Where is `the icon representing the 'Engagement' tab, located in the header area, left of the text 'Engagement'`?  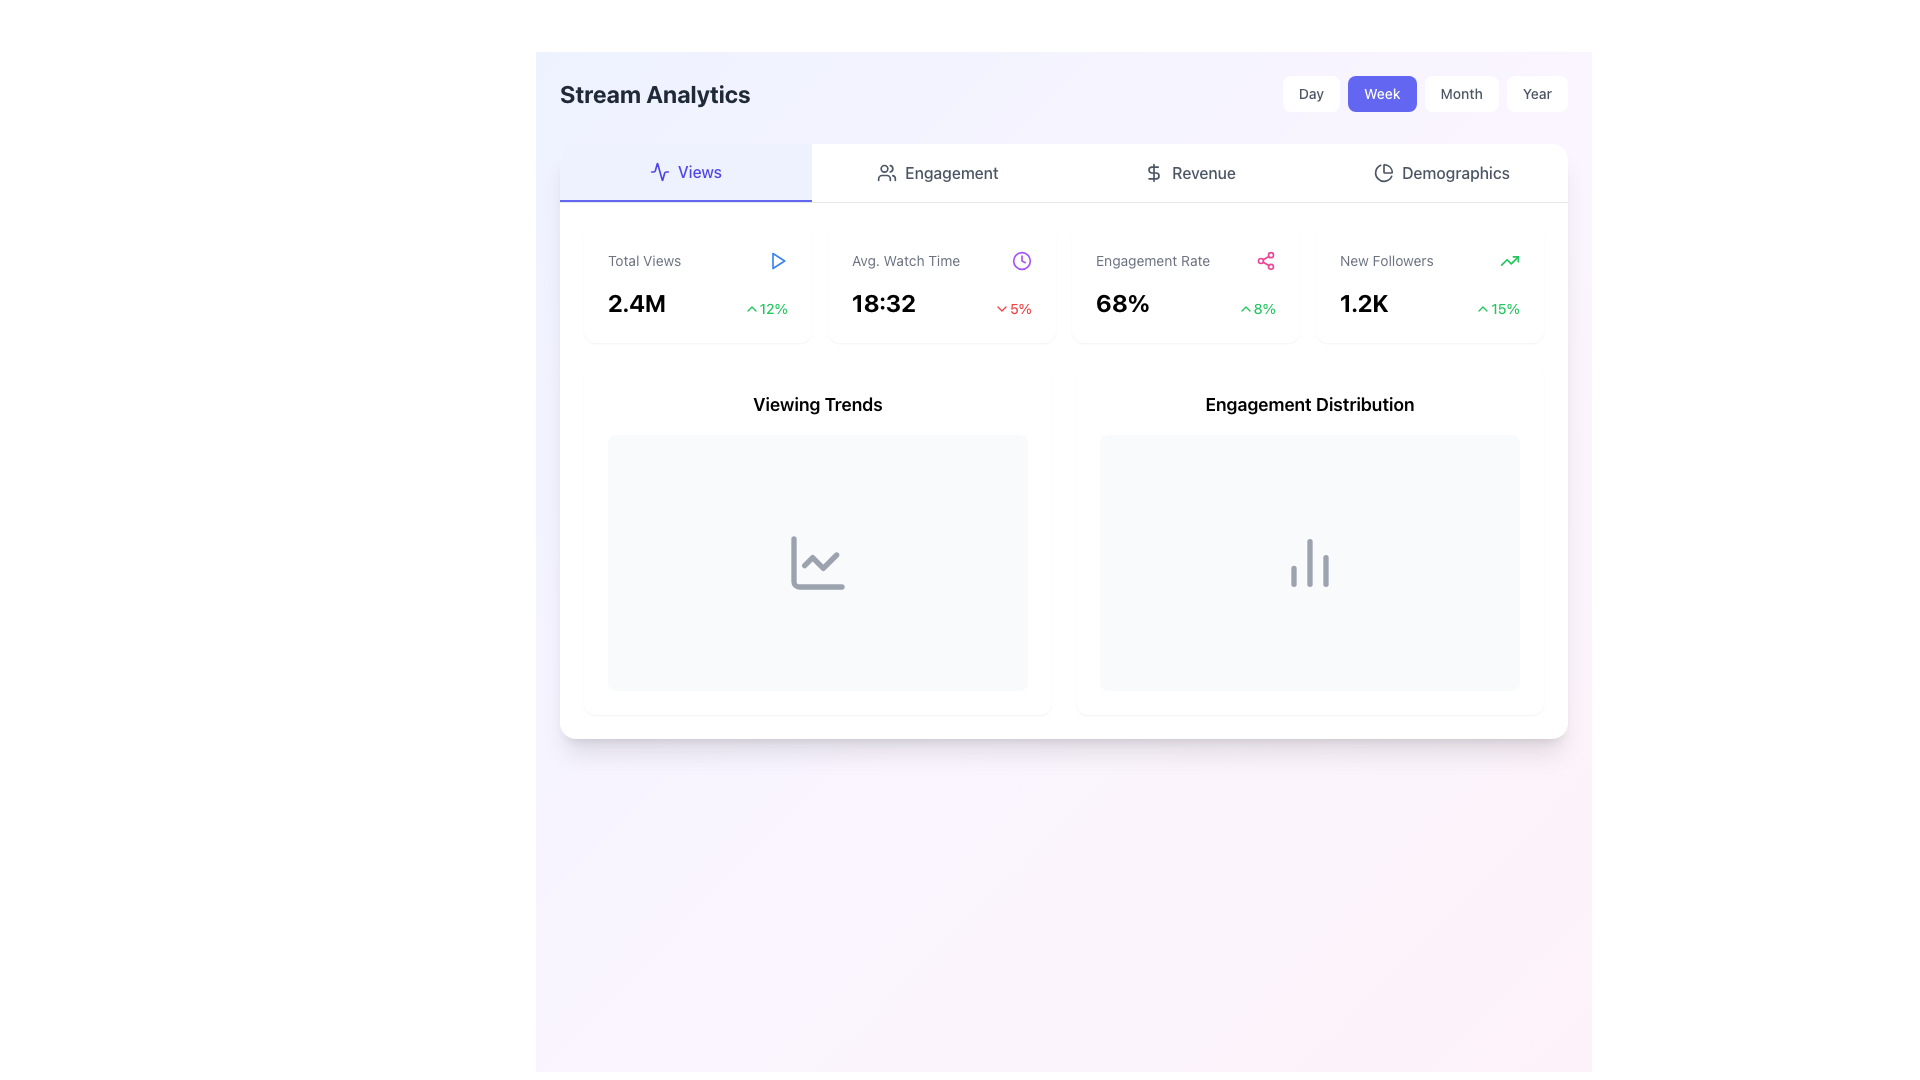
the icon representing the 'Engagement' tab, located in the header area, left of the text 'Engagement' is located at coordinates (886, 172).